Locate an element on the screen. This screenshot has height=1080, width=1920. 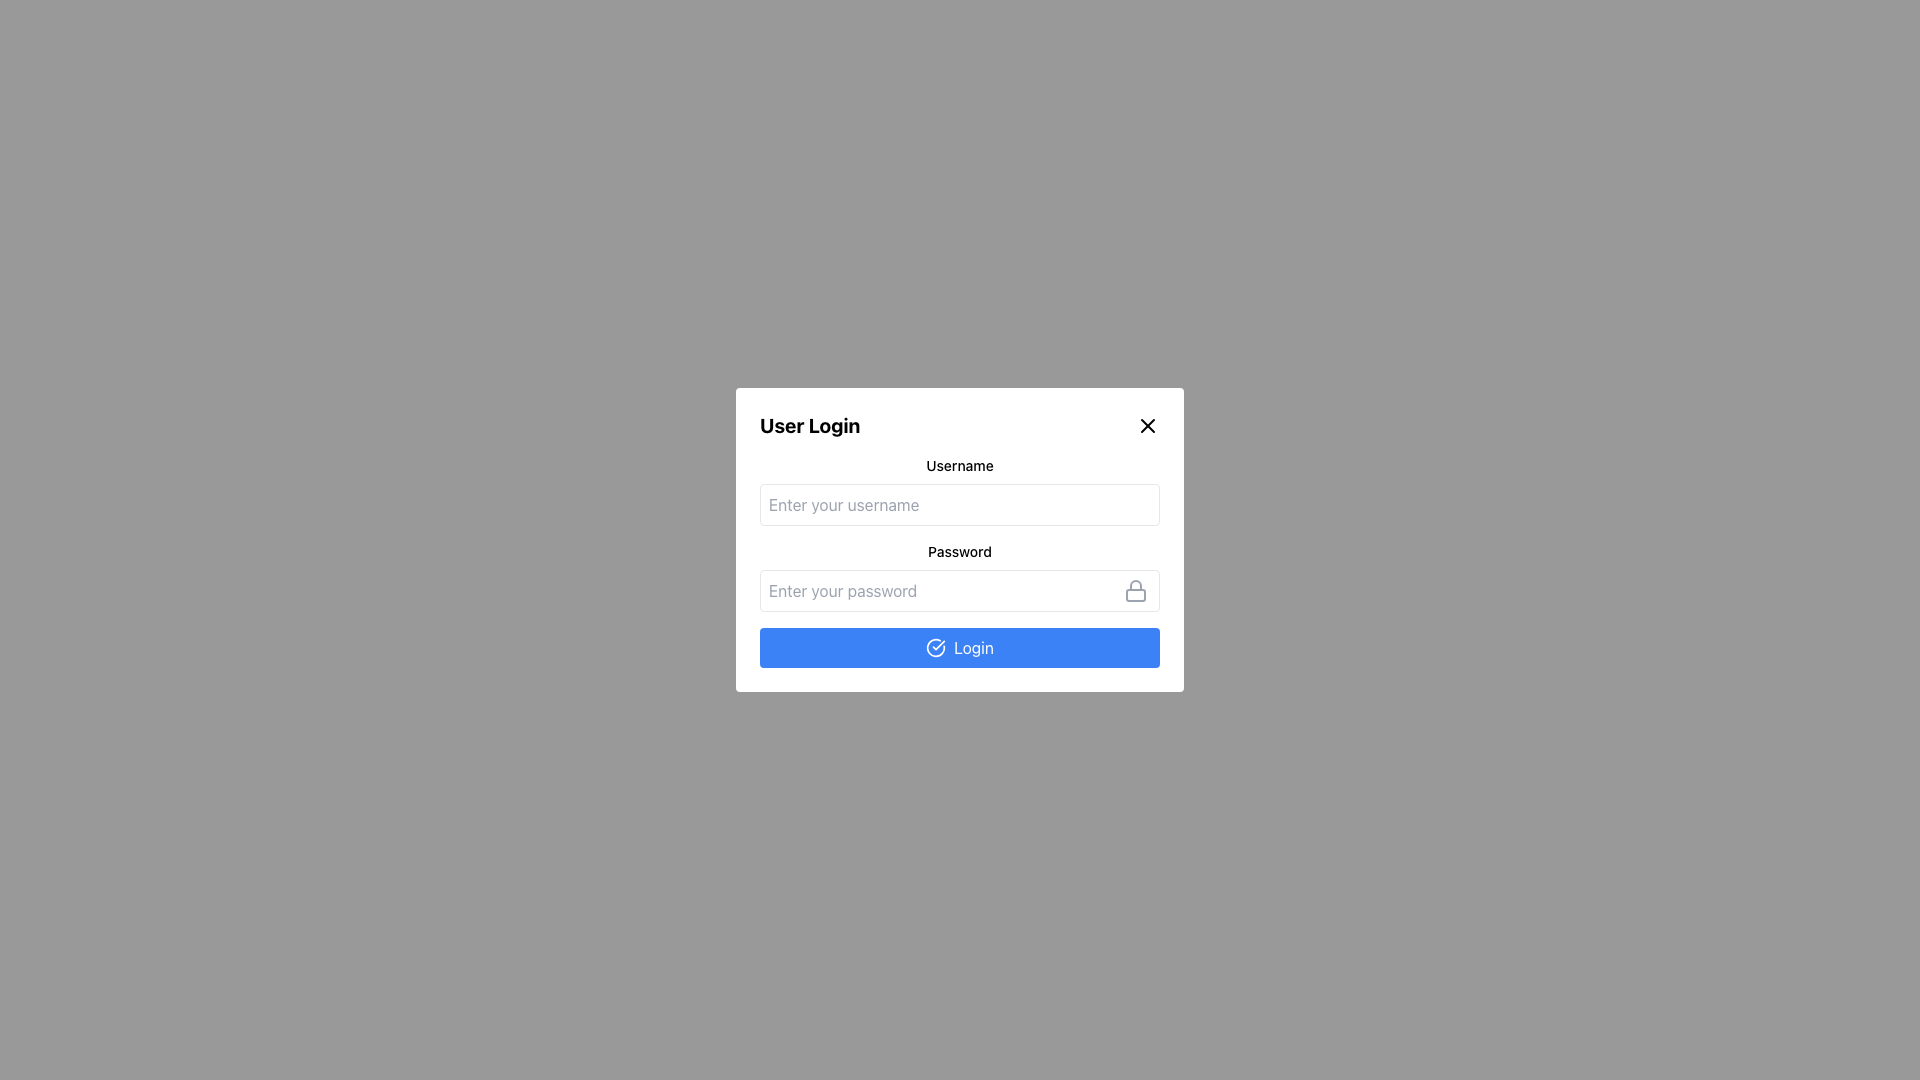
the verification icon located within the 'User Login' button at the bottom-center of the modal, specifically to the left of the 'Login' text is located at coordinates (935, 648).